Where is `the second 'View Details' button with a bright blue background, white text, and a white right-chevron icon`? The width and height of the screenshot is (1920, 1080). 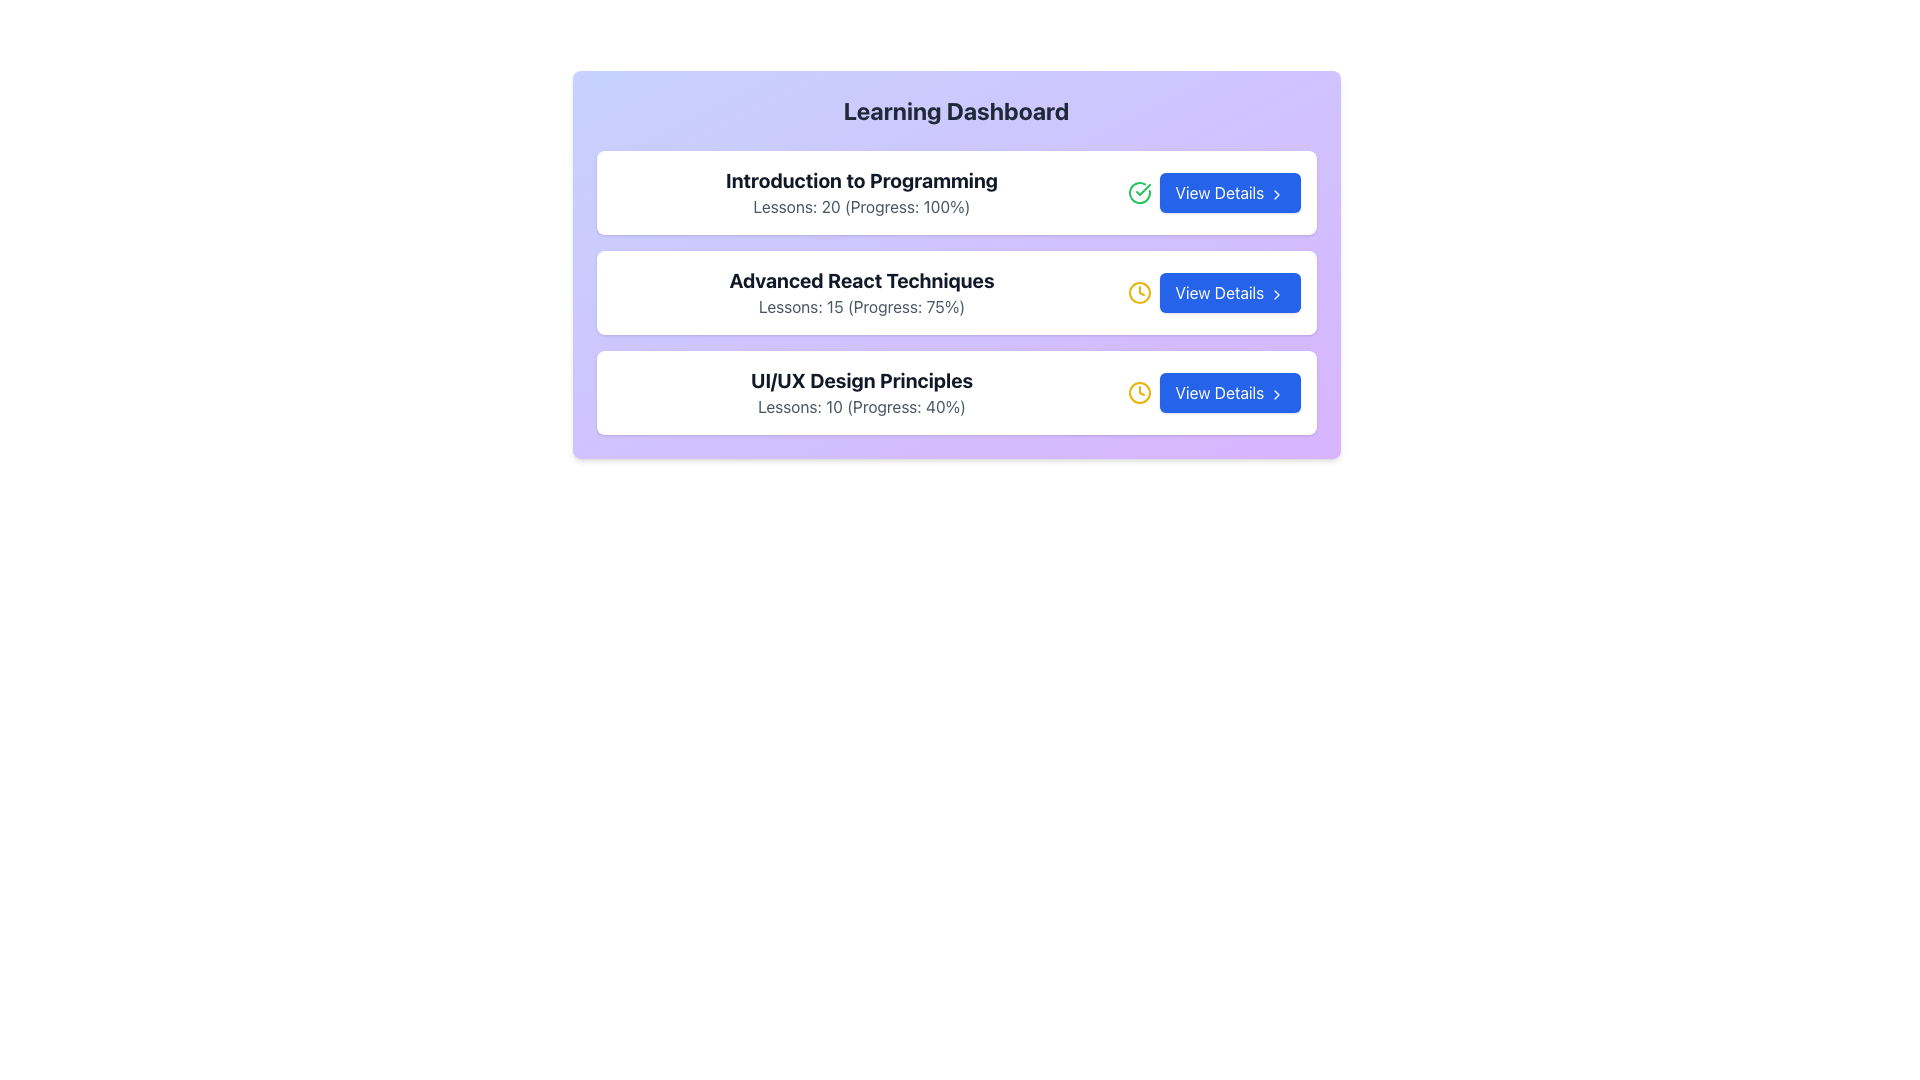 the second 'View Details' button with a bright blue background, white text, and a white right-chevron icon is located at coordinates (1213, 293).